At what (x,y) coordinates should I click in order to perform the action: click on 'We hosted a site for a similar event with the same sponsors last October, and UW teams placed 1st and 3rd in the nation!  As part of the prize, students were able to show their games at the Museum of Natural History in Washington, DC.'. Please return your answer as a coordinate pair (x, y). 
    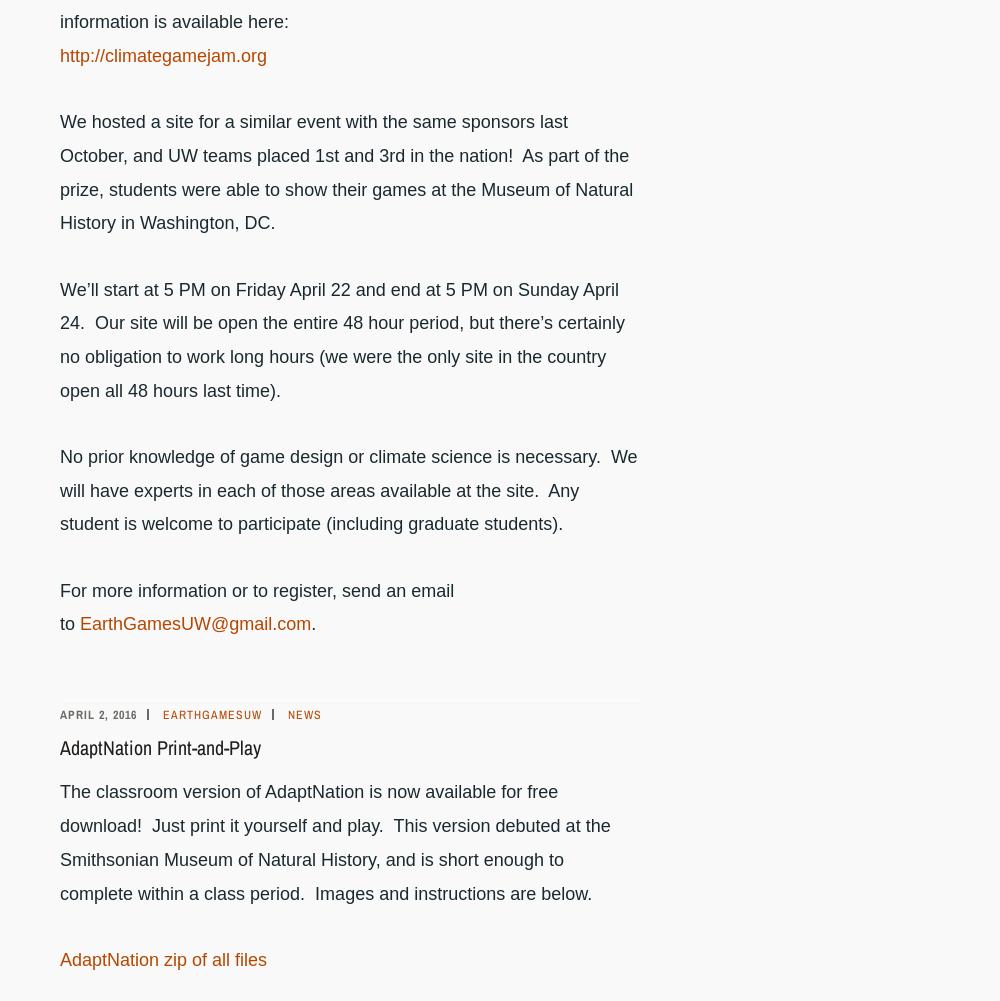
    Looking at the image, I should click on (60, 172).